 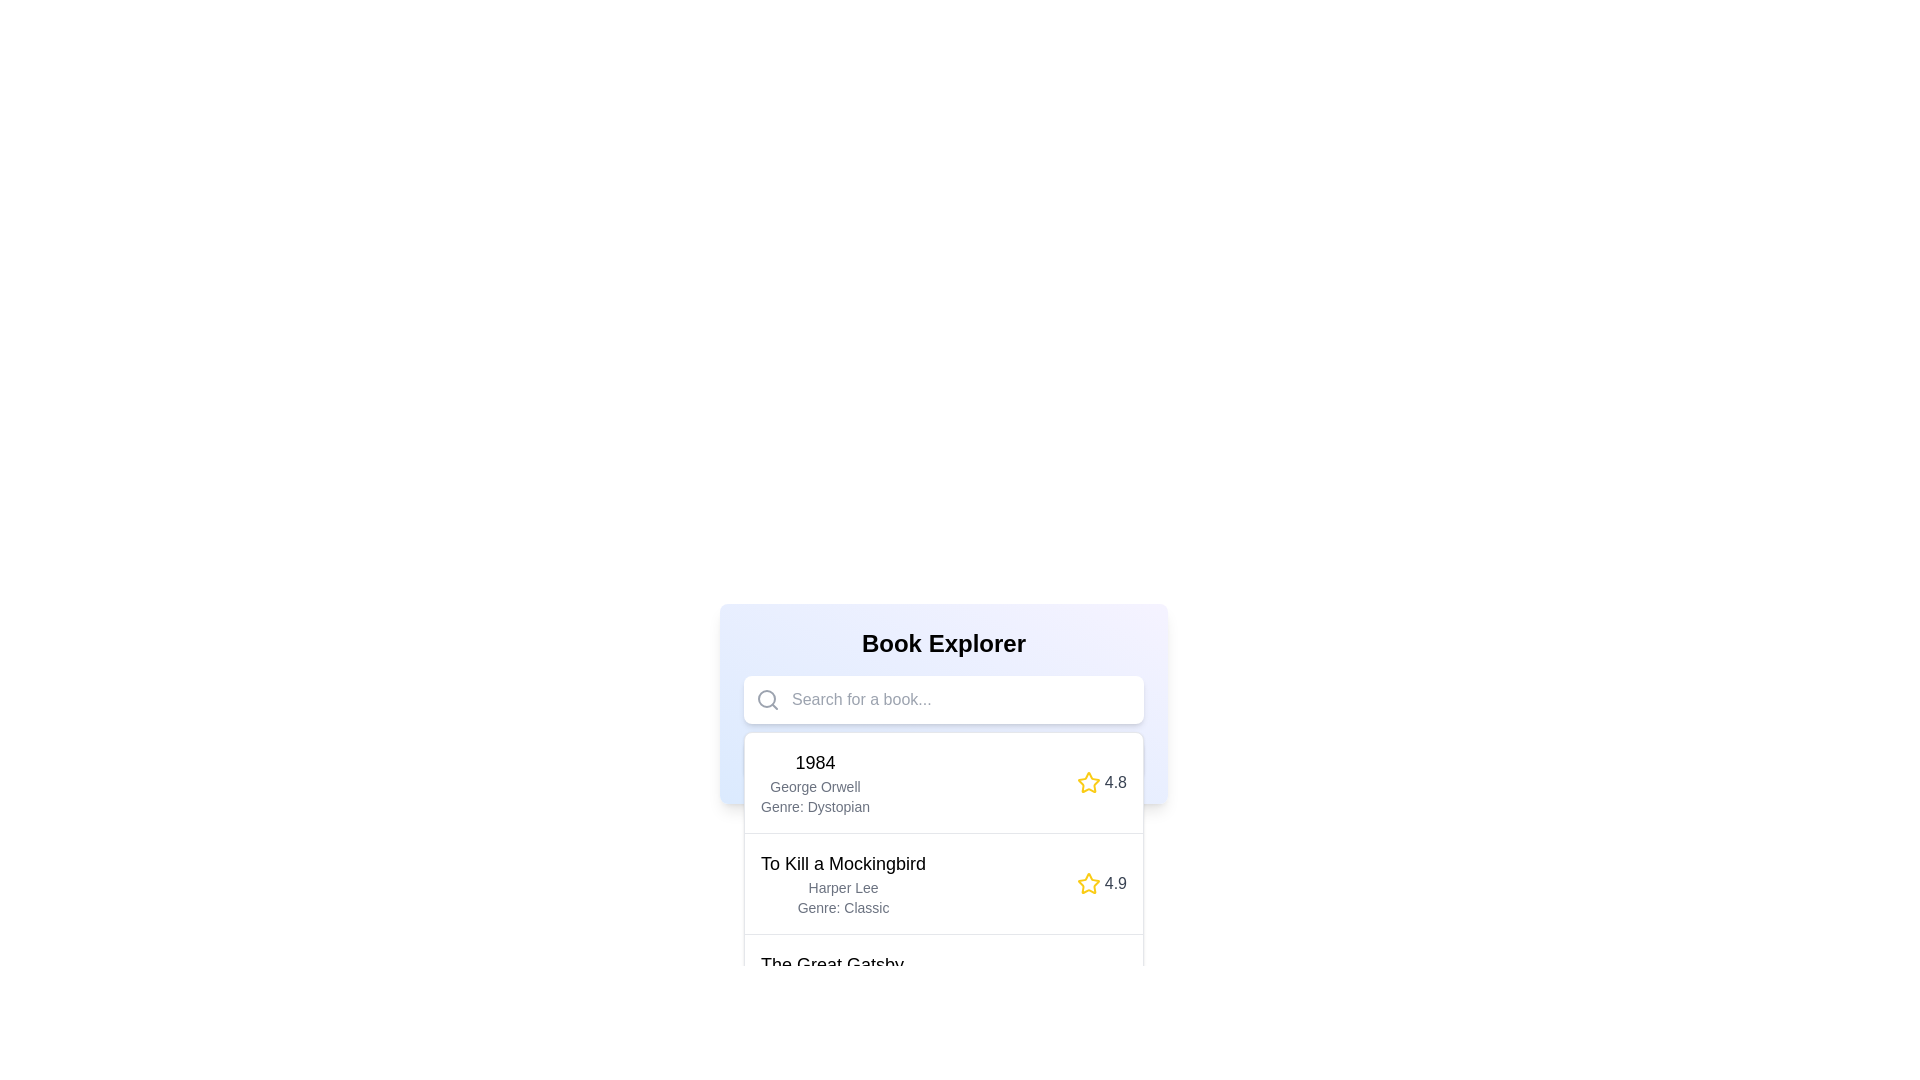 I want to click on the Text Label displaying the rating value '4.8' next to the yellow star icon in the 'Book Explorer' application, which is part of the rating display for the first book entry (1984), so click(x=1114, y=782).